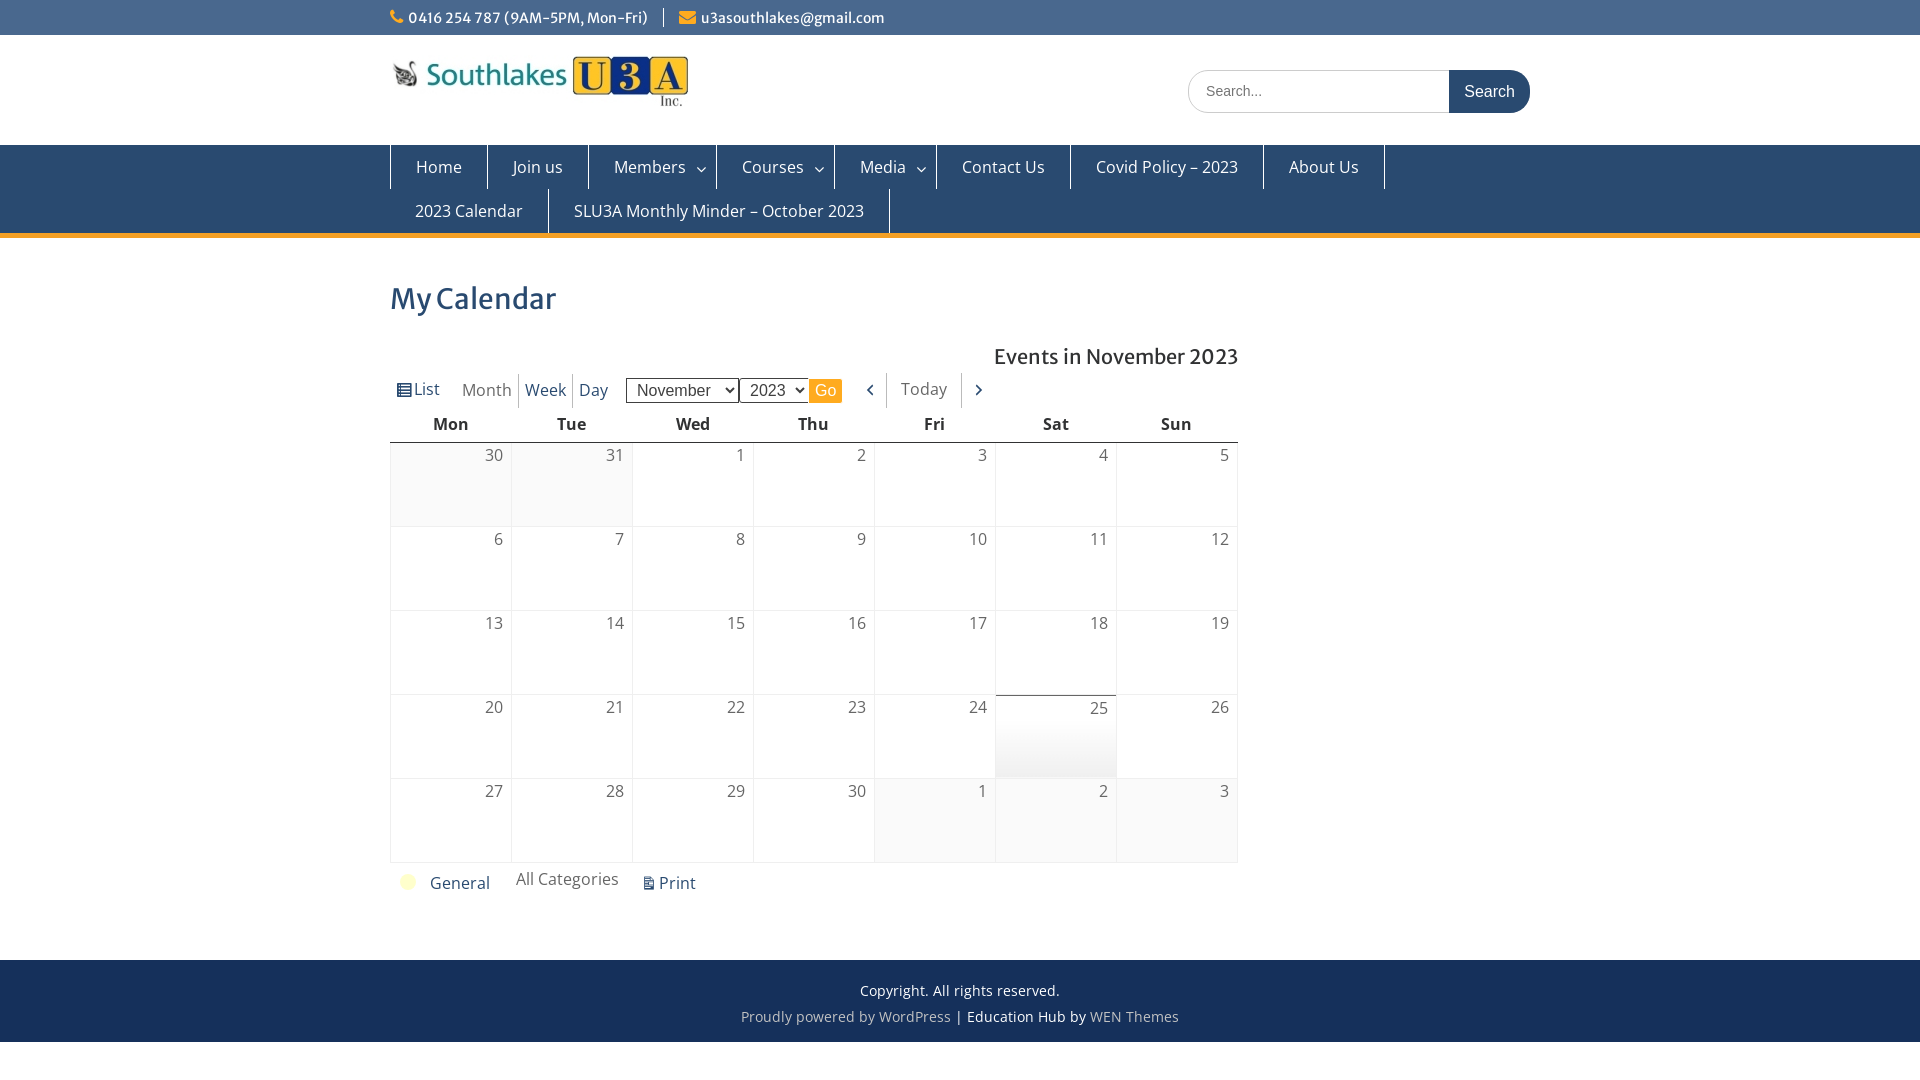  What do you see at coordinates (871, 390) in the screenshot?
I see `'Previous'` at bounding box center [871, 390].